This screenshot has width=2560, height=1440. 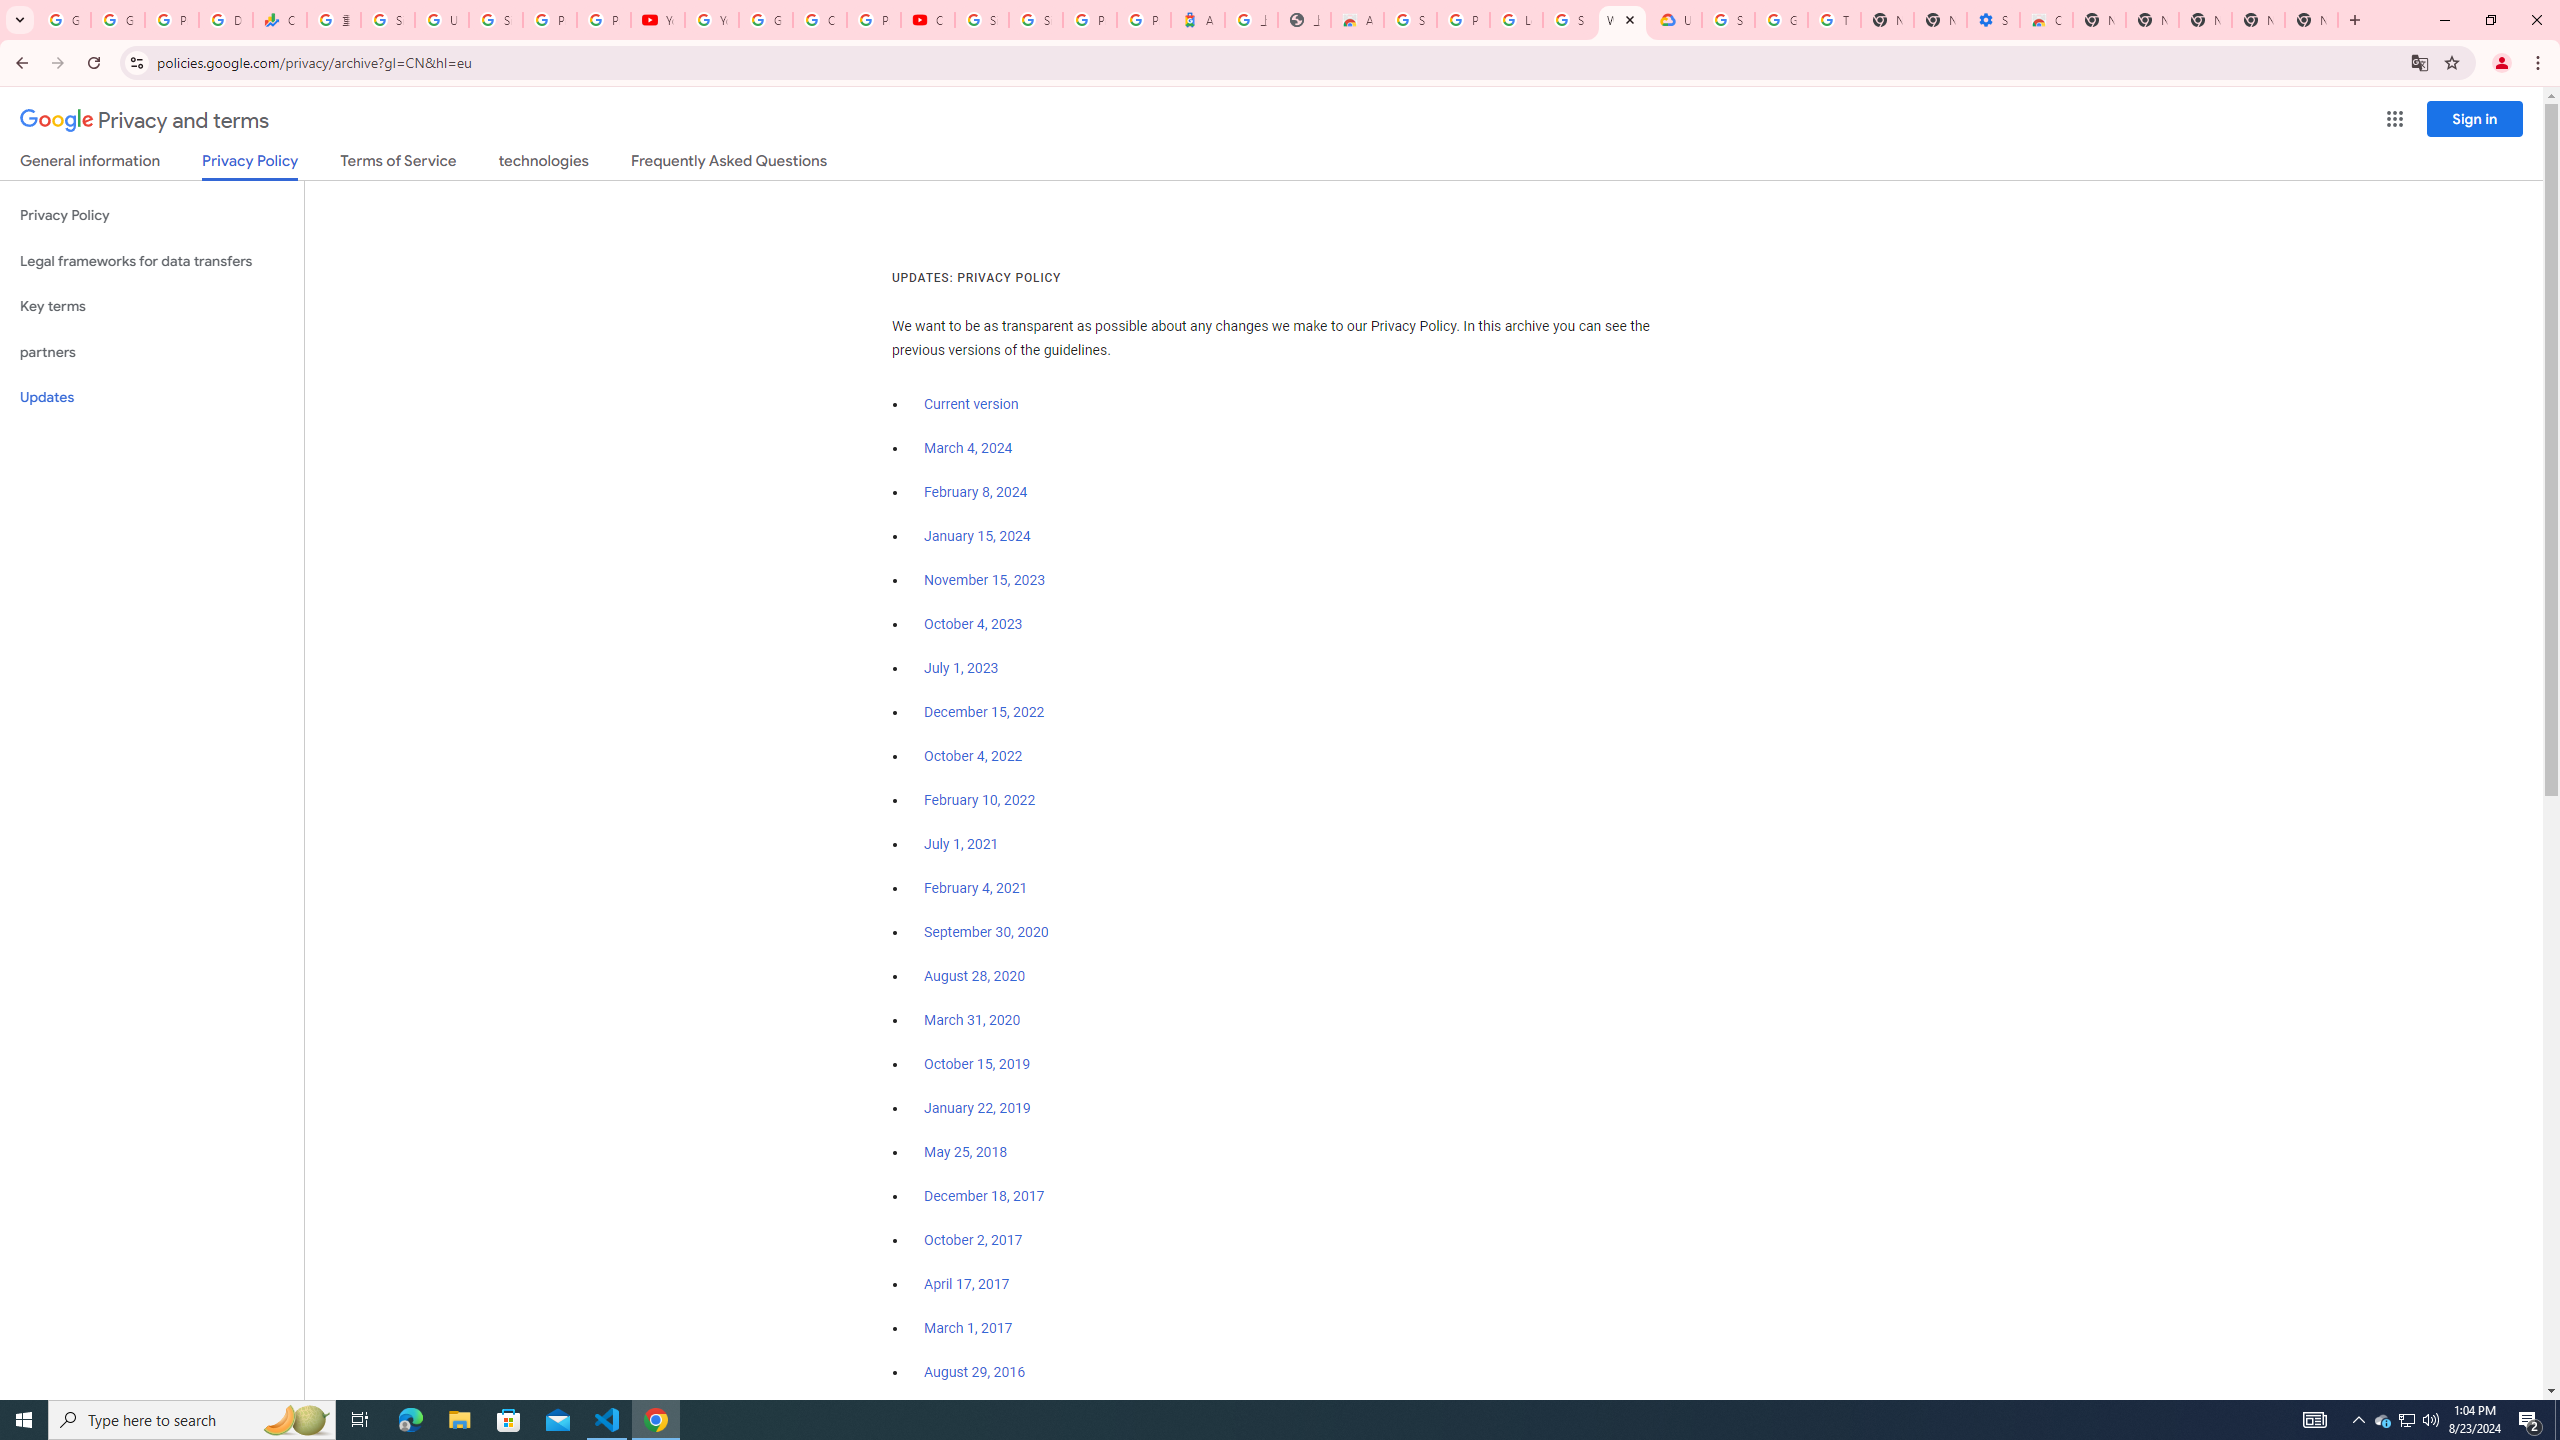 I want to click on 'November 15, 2023', so click(x=985, y=581).